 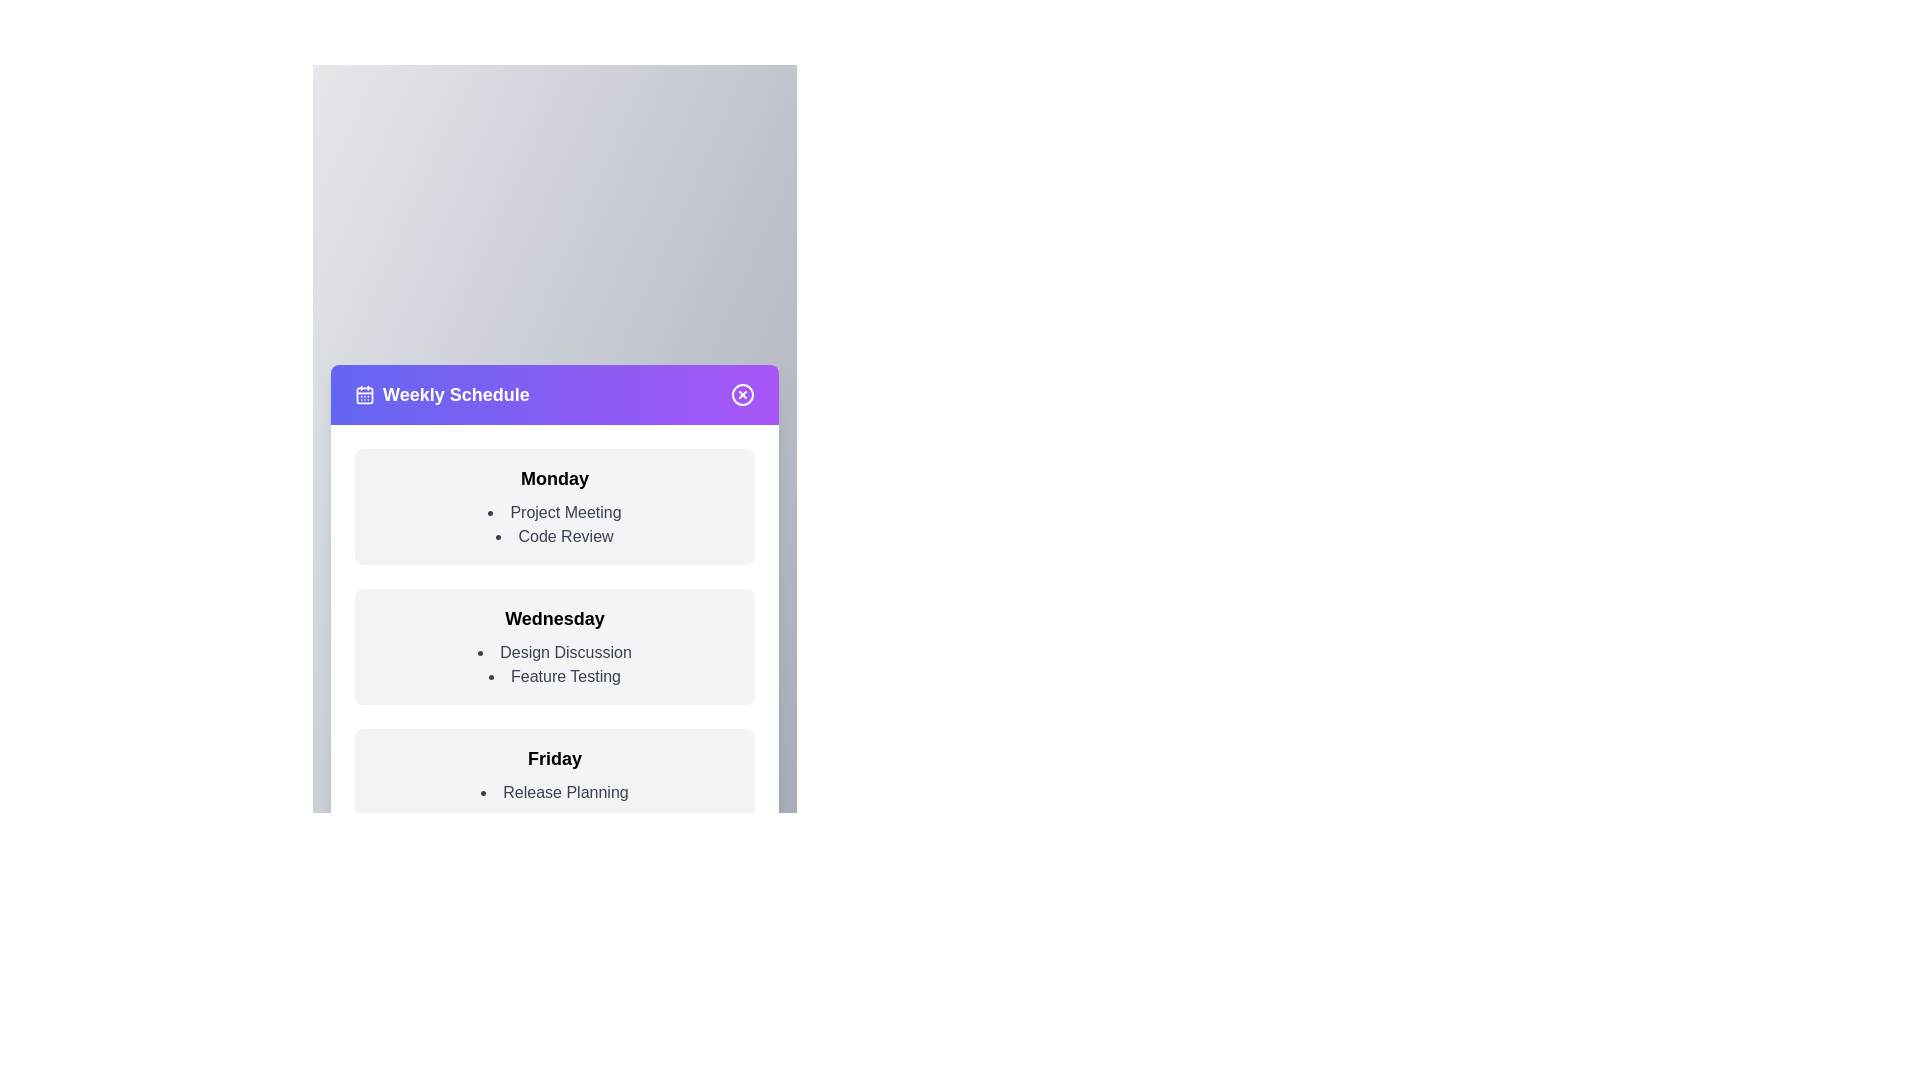 What do you see at coordinates (555, 505) in the screenshot?
I see `the schedule item for Monday` at bounding box center [555, 505].